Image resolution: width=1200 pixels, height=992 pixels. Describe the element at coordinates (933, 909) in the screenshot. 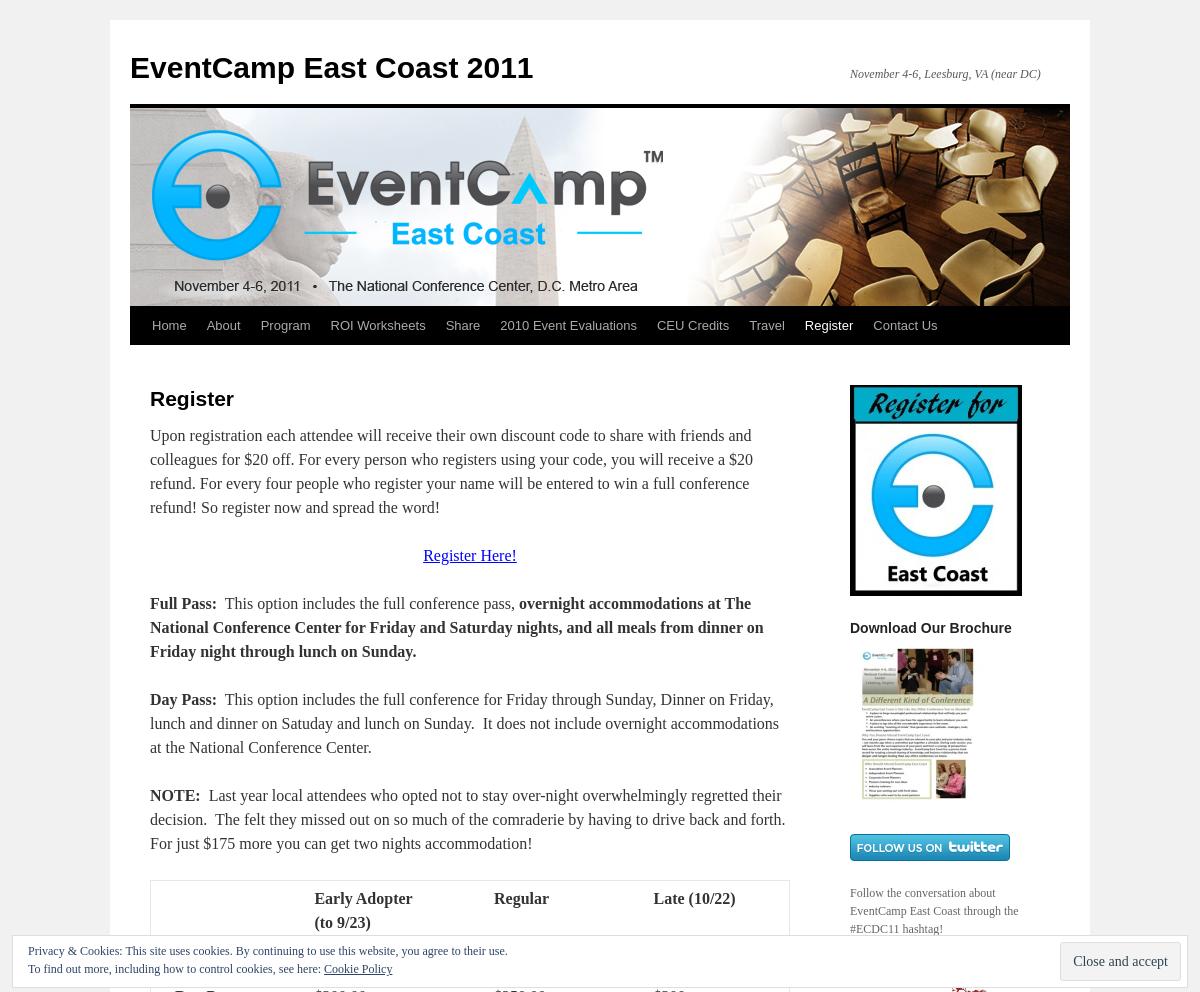

I see `'Follow the conversation about EventCamp East Coast through the #ECDC11 hashtag!'` at that location.